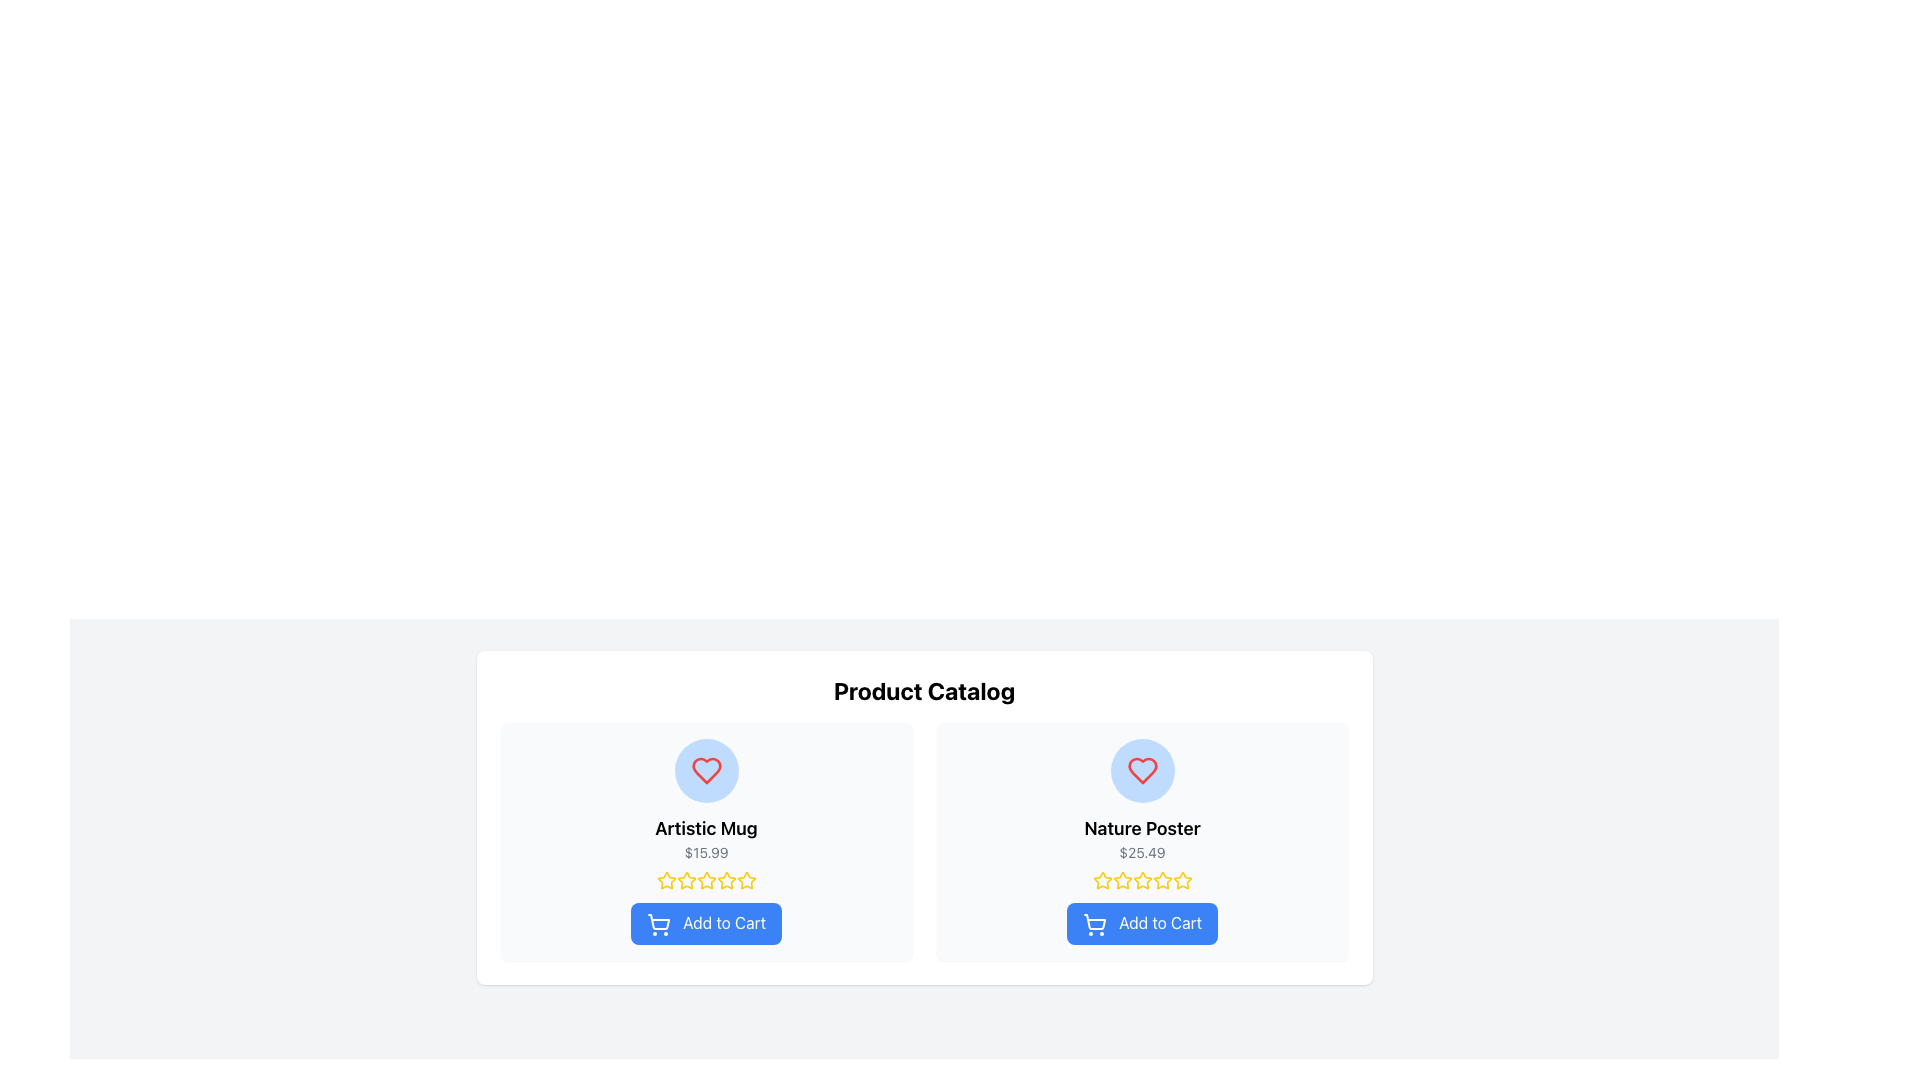 The height and width of the screenshot is (1080, 1920). I want to click on the first star icon in the row of five yellow stars beneath the 'Nature Poster' product card, so click(1101, 879).